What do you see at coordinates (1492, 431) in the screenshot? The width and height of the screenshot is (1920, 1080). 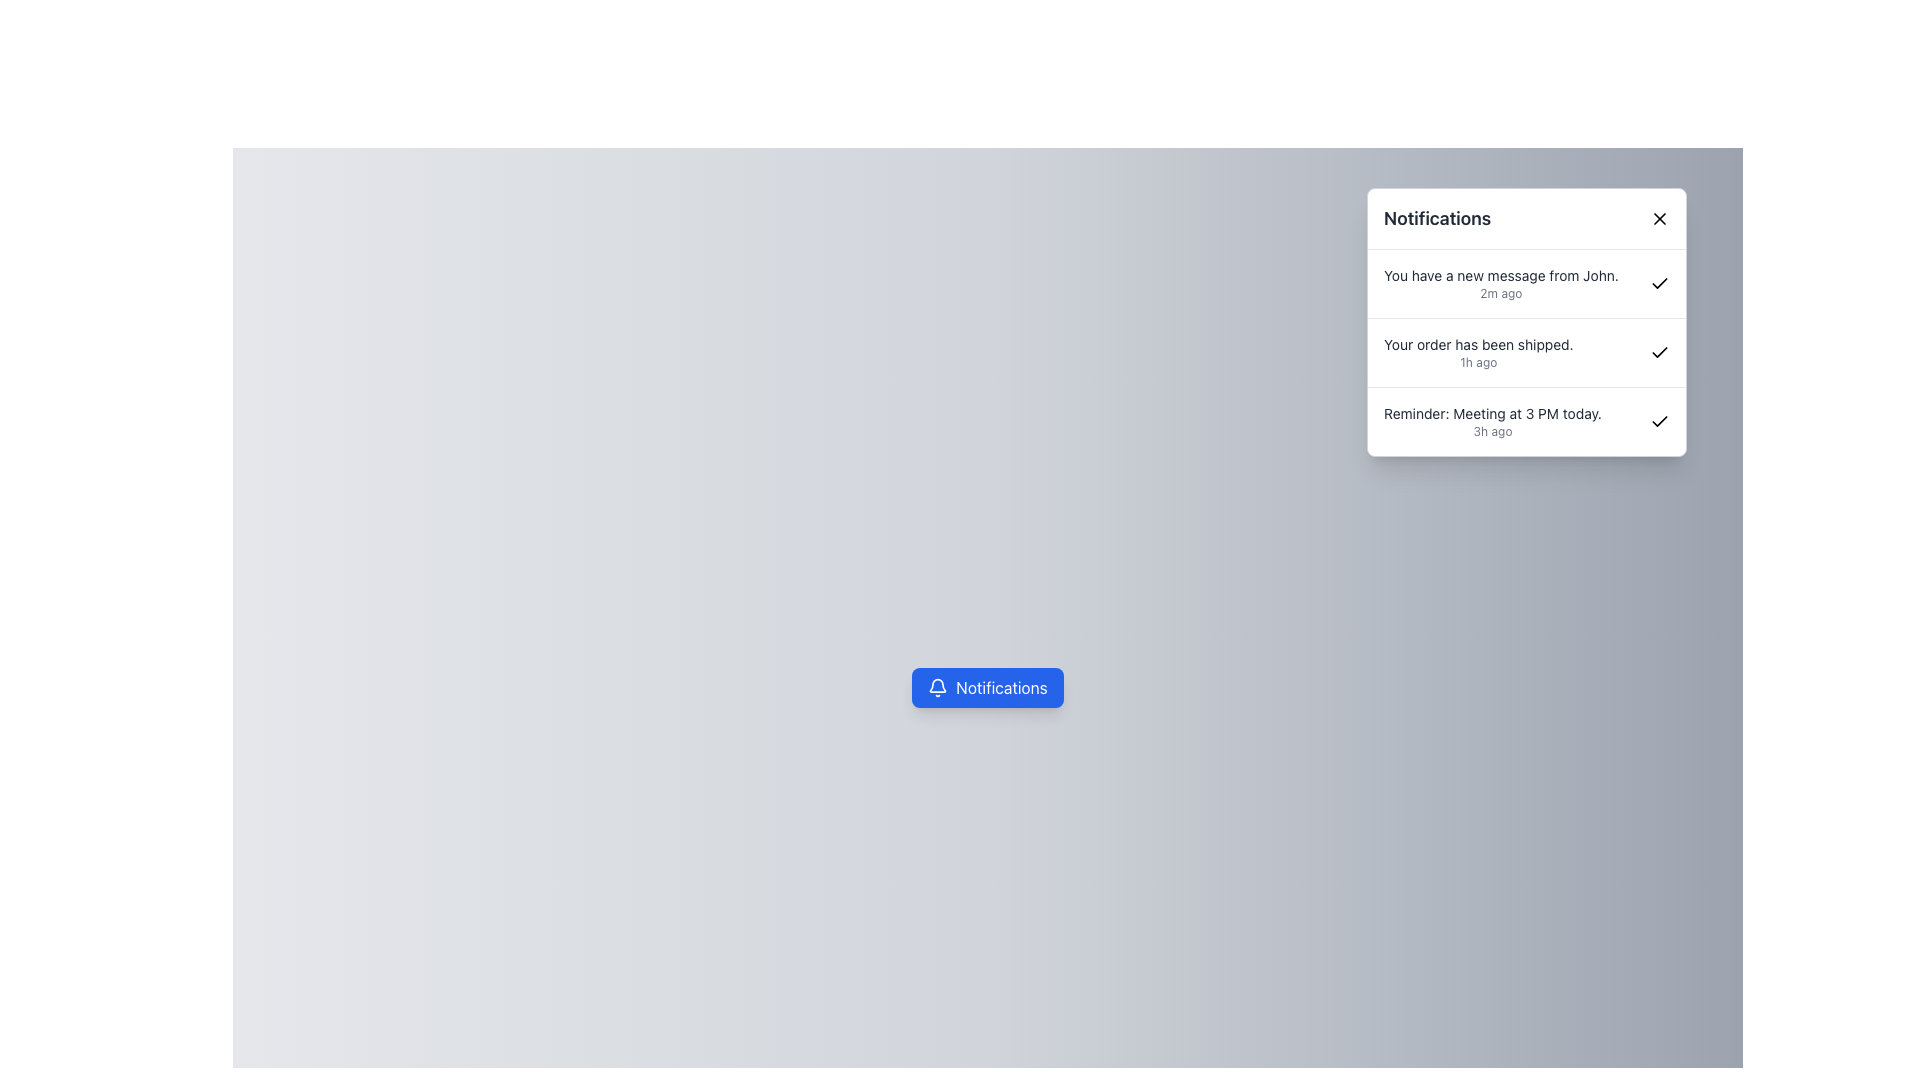 I see `time information from the text label located at the bottom-right of the 'Reminder: Meeting at 3 PM today' notification card` at bounding box center [1492, 431].